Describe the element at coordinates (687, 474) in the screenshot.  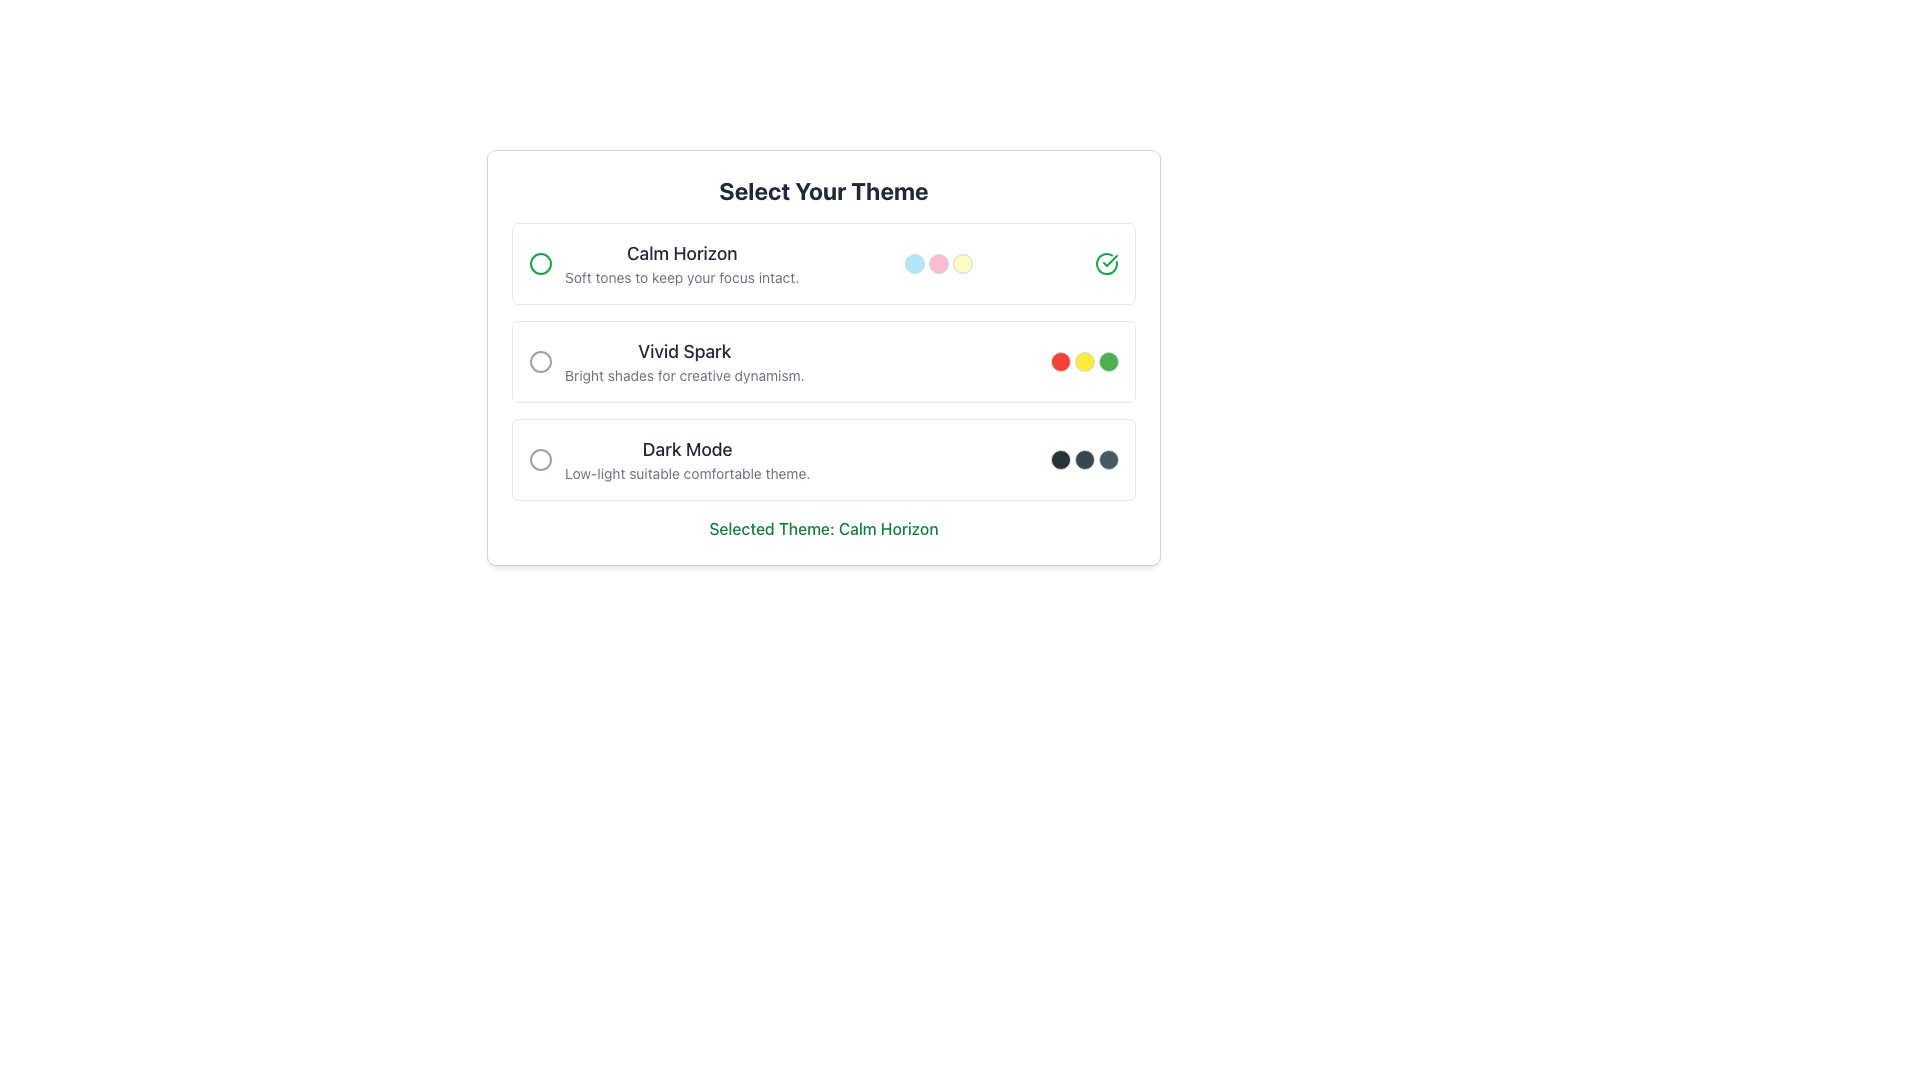
I see `the text description 'Low-light suitable comfortable theme.' located below the 'Dark Mode' label in the theme selection section` at that location.